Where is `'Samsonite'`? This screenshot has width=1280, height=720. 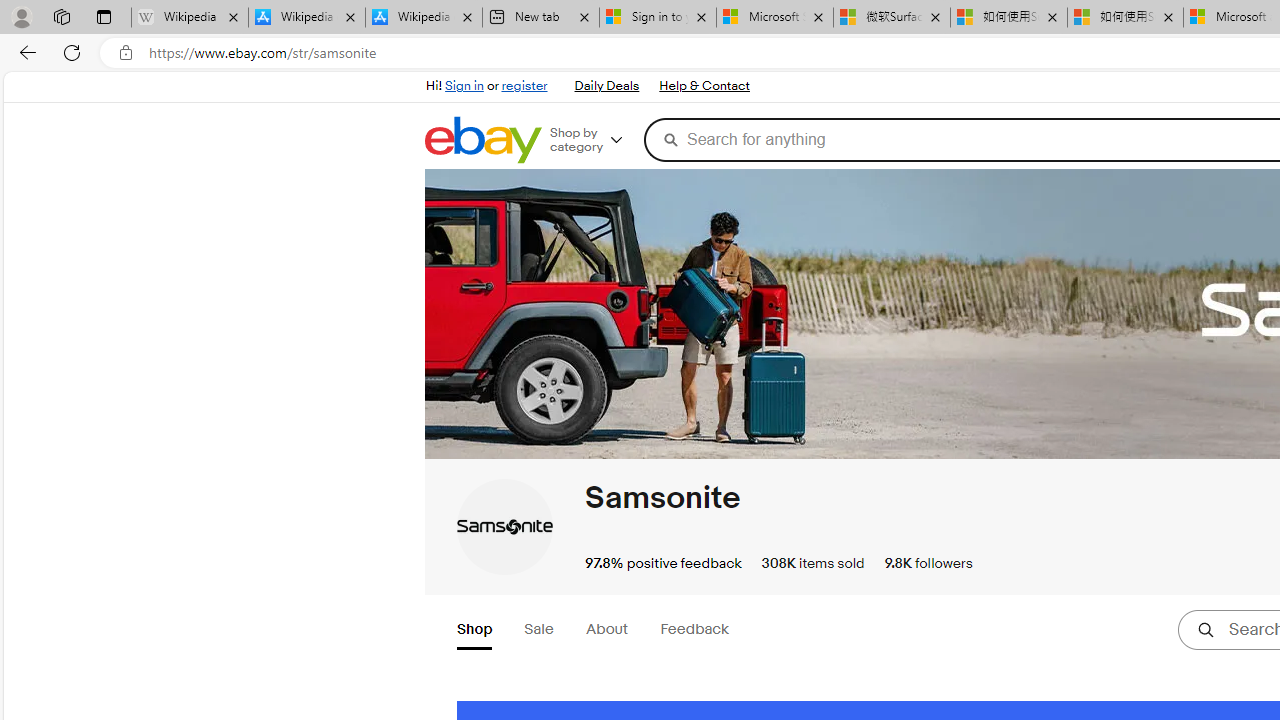
'Samsonite' is located at coordinates (504, 525).